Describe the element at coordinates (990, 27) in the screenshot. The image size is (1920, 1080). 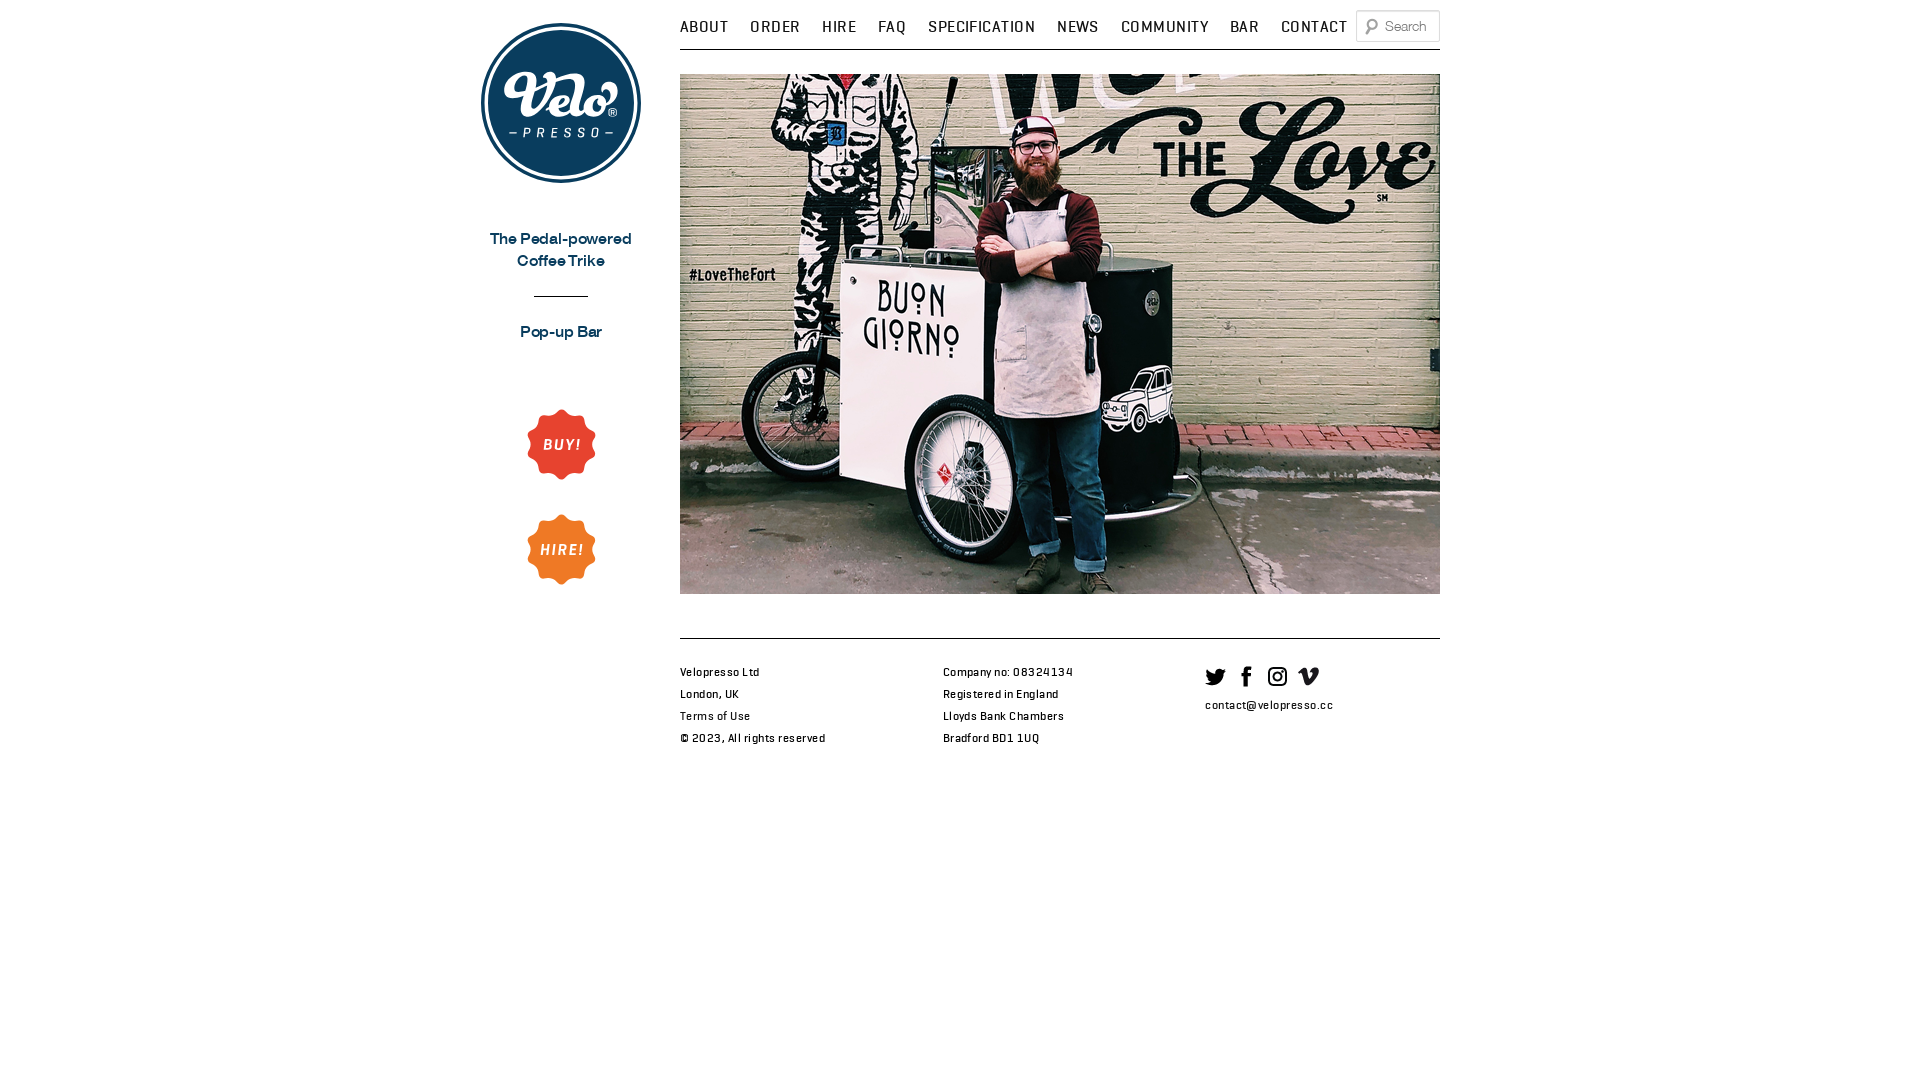
I see `'SPECIFICATION'` at that location.